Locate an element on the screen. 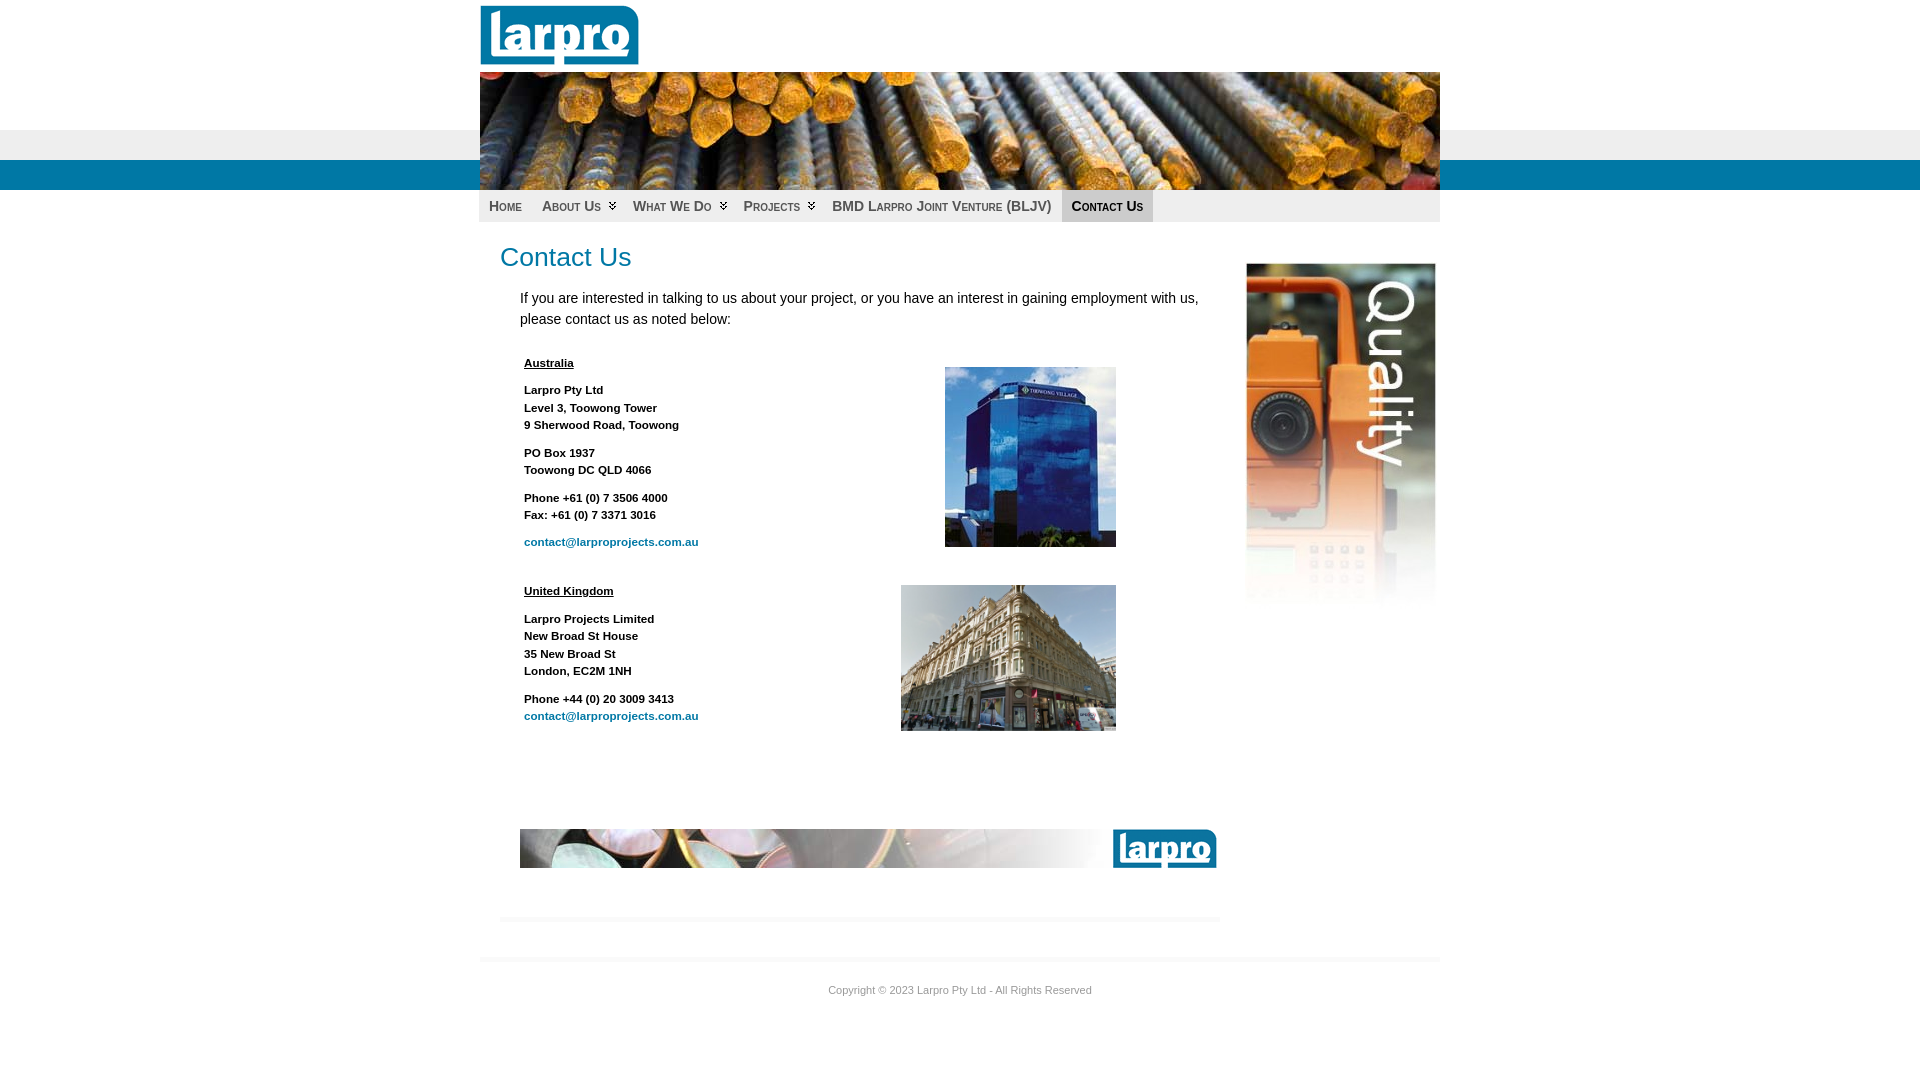 Image resolution: width=1920 pixels, height=1080 pixels. 'Projects' is located at coordinates (777, 205).